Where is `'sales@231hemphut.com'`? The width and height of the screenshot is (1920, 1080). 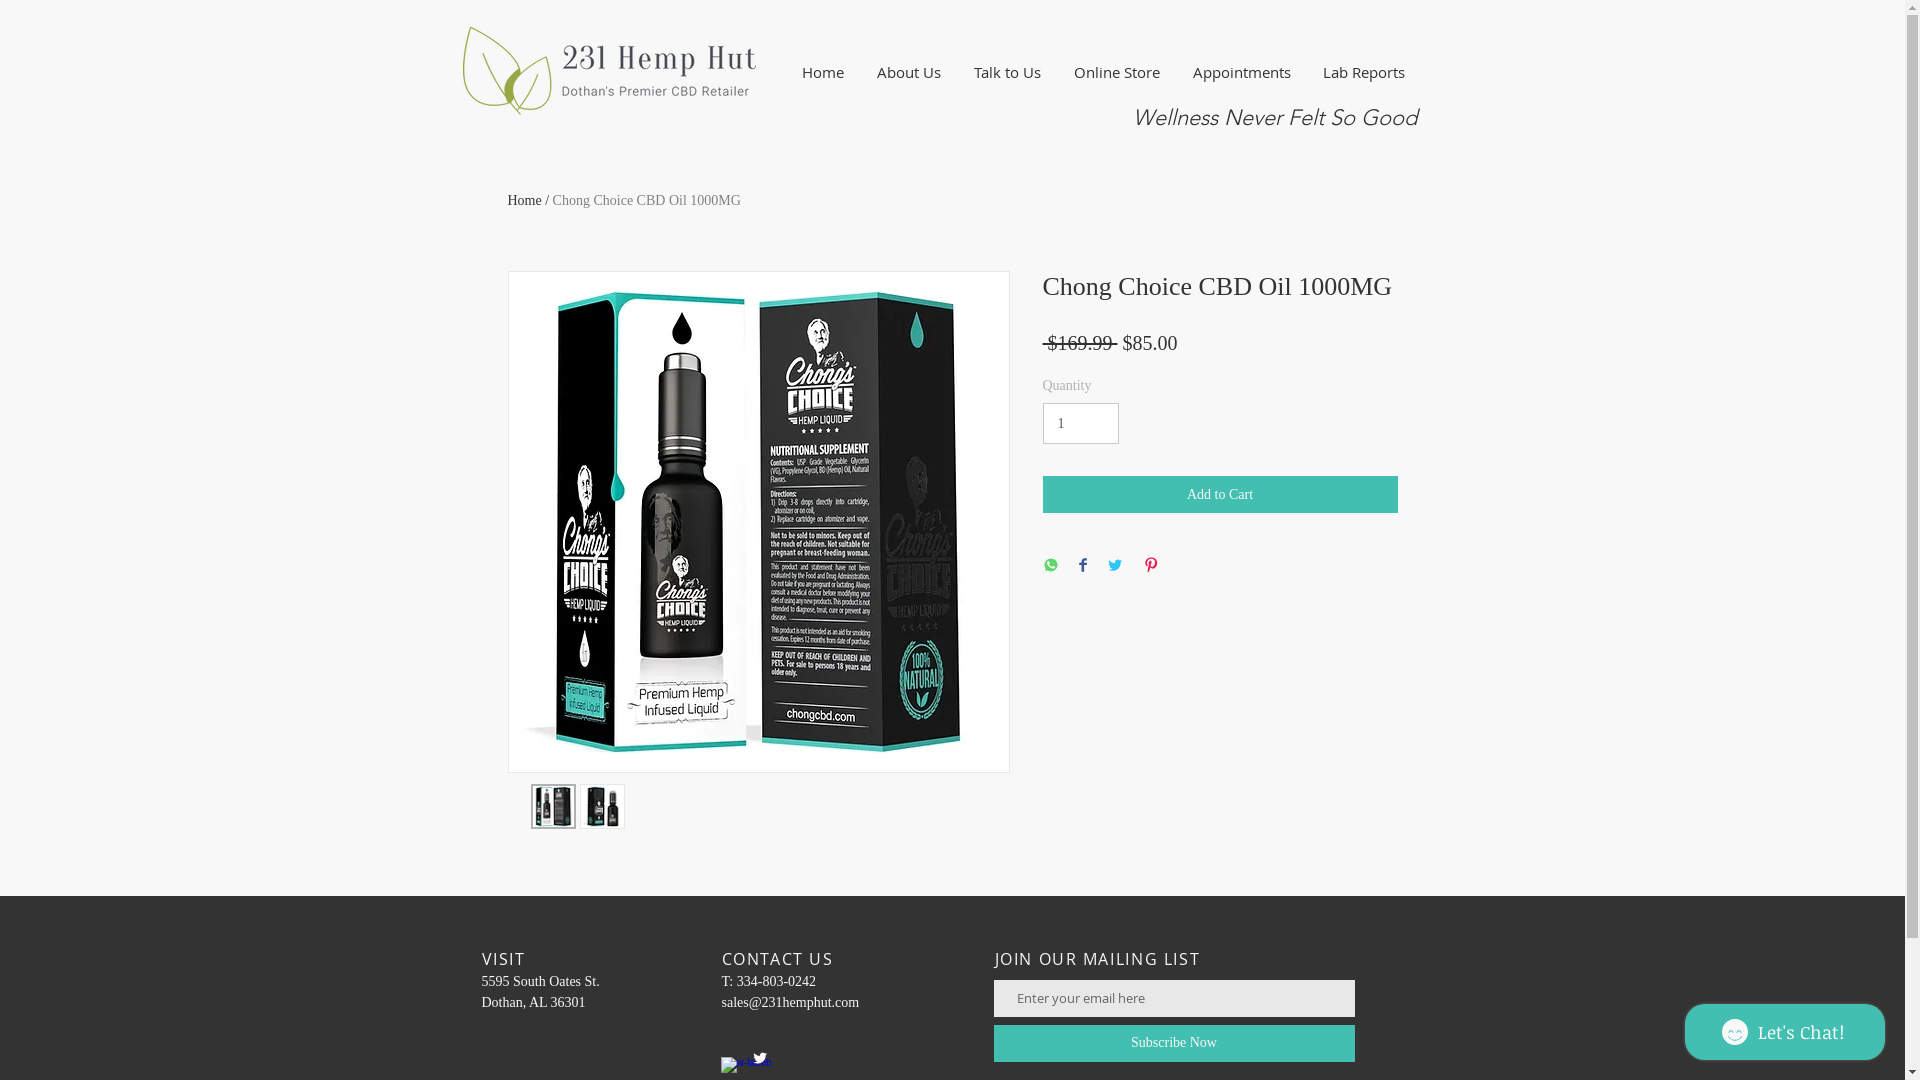 'sales@231hemphut.com' is located at coordinates (720, 1002).